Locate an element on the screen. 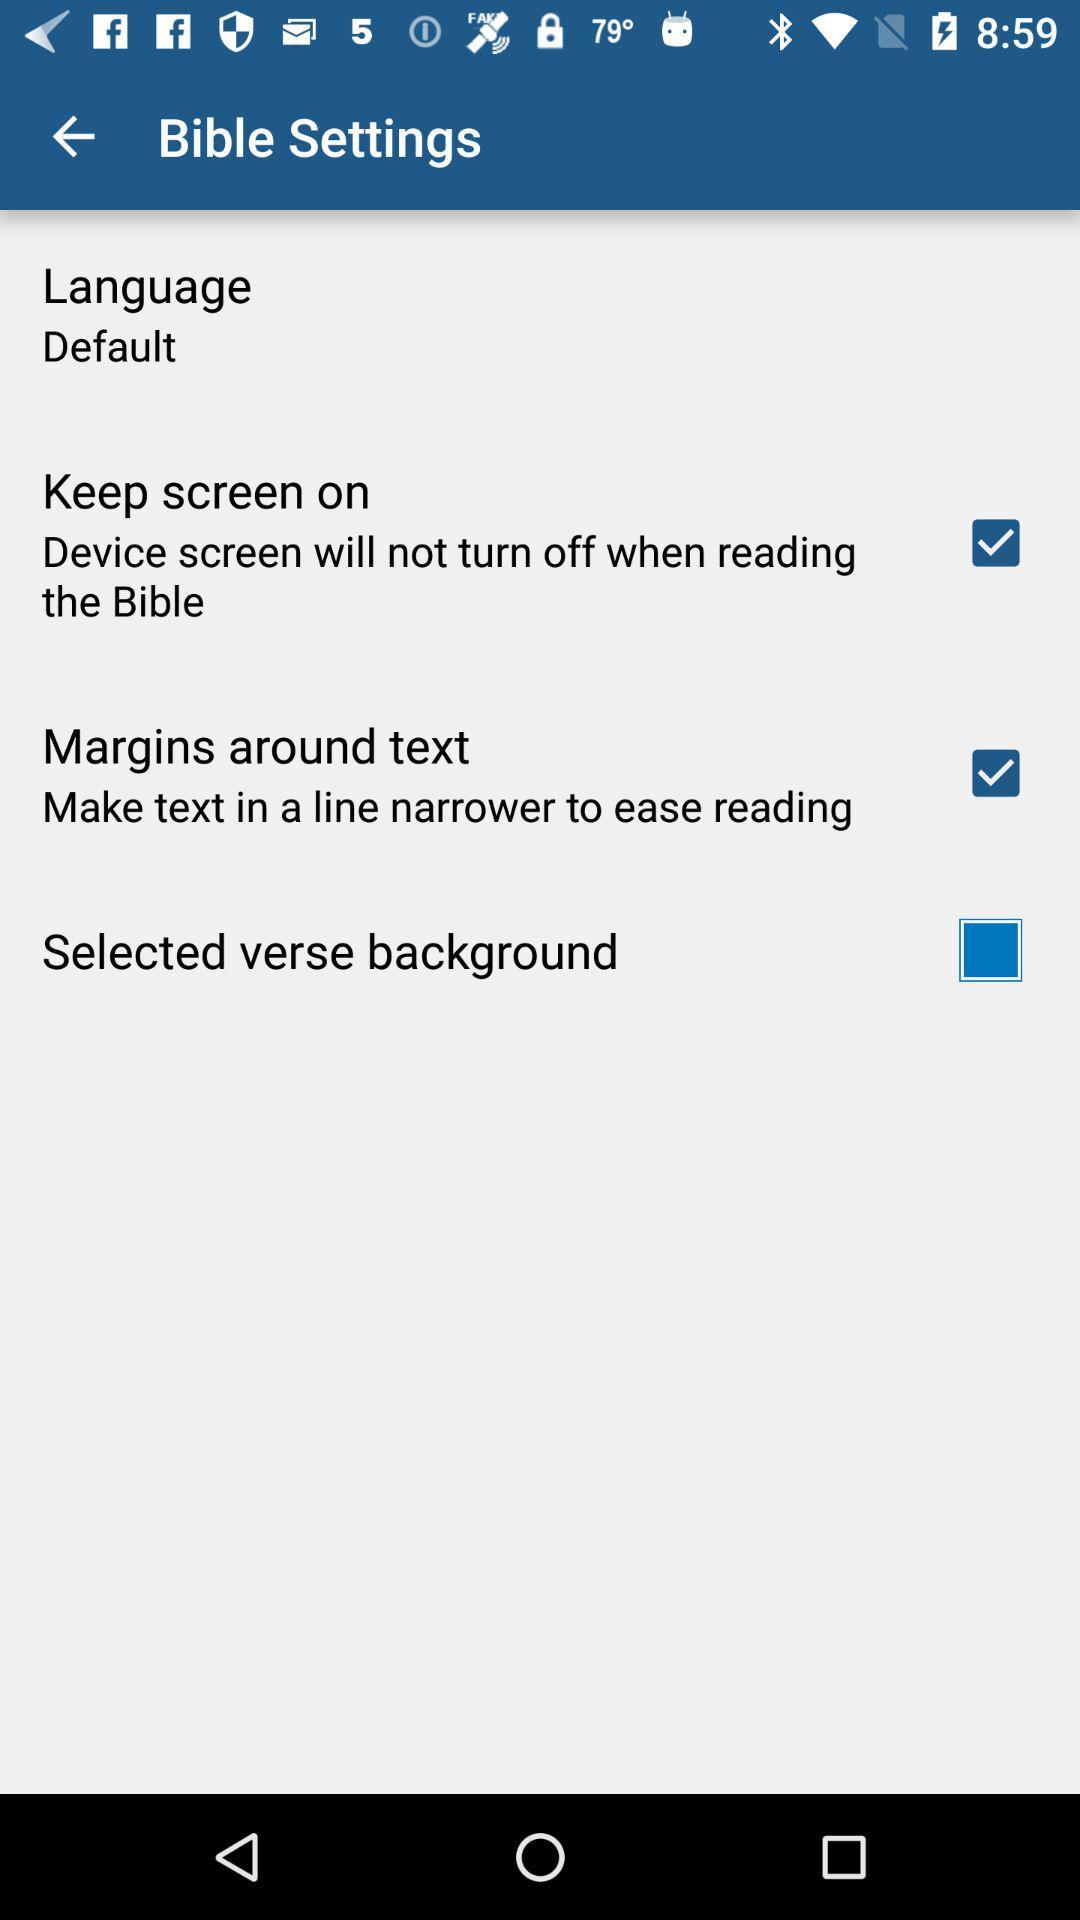 This screenshot has width=1080, height=1920. the icon to the left of bible settings item is located at coordinates (72, 135).